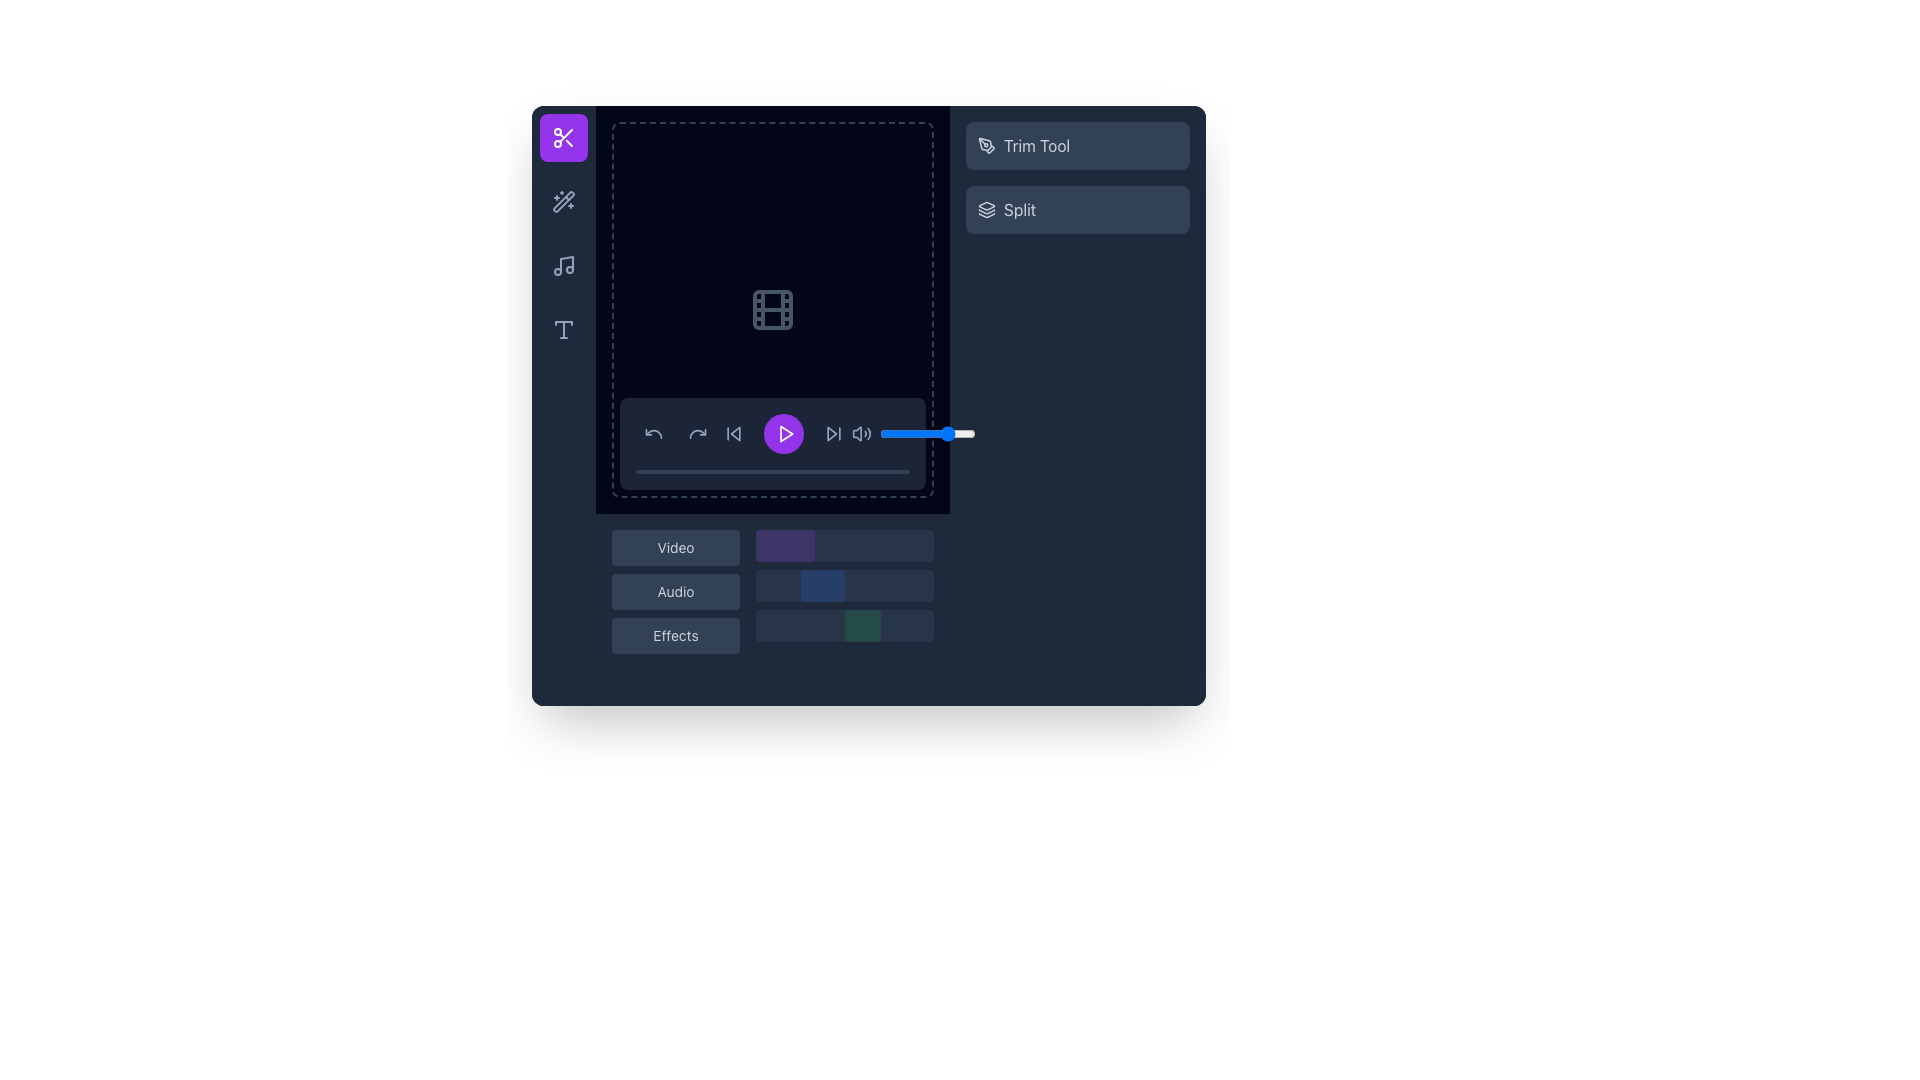 Image resolution: width=1920 pixels, height=1080 pixels. What do you see at coordinates (834, 433) in the screenshot?
I see `the forward skip icon, which is a triangle pointing to the right with a vertical line, located in the toolbar at the bottom of the interface, to the right of the purple play button and to the left of the speaker icon` at bounding box center [834, 433].